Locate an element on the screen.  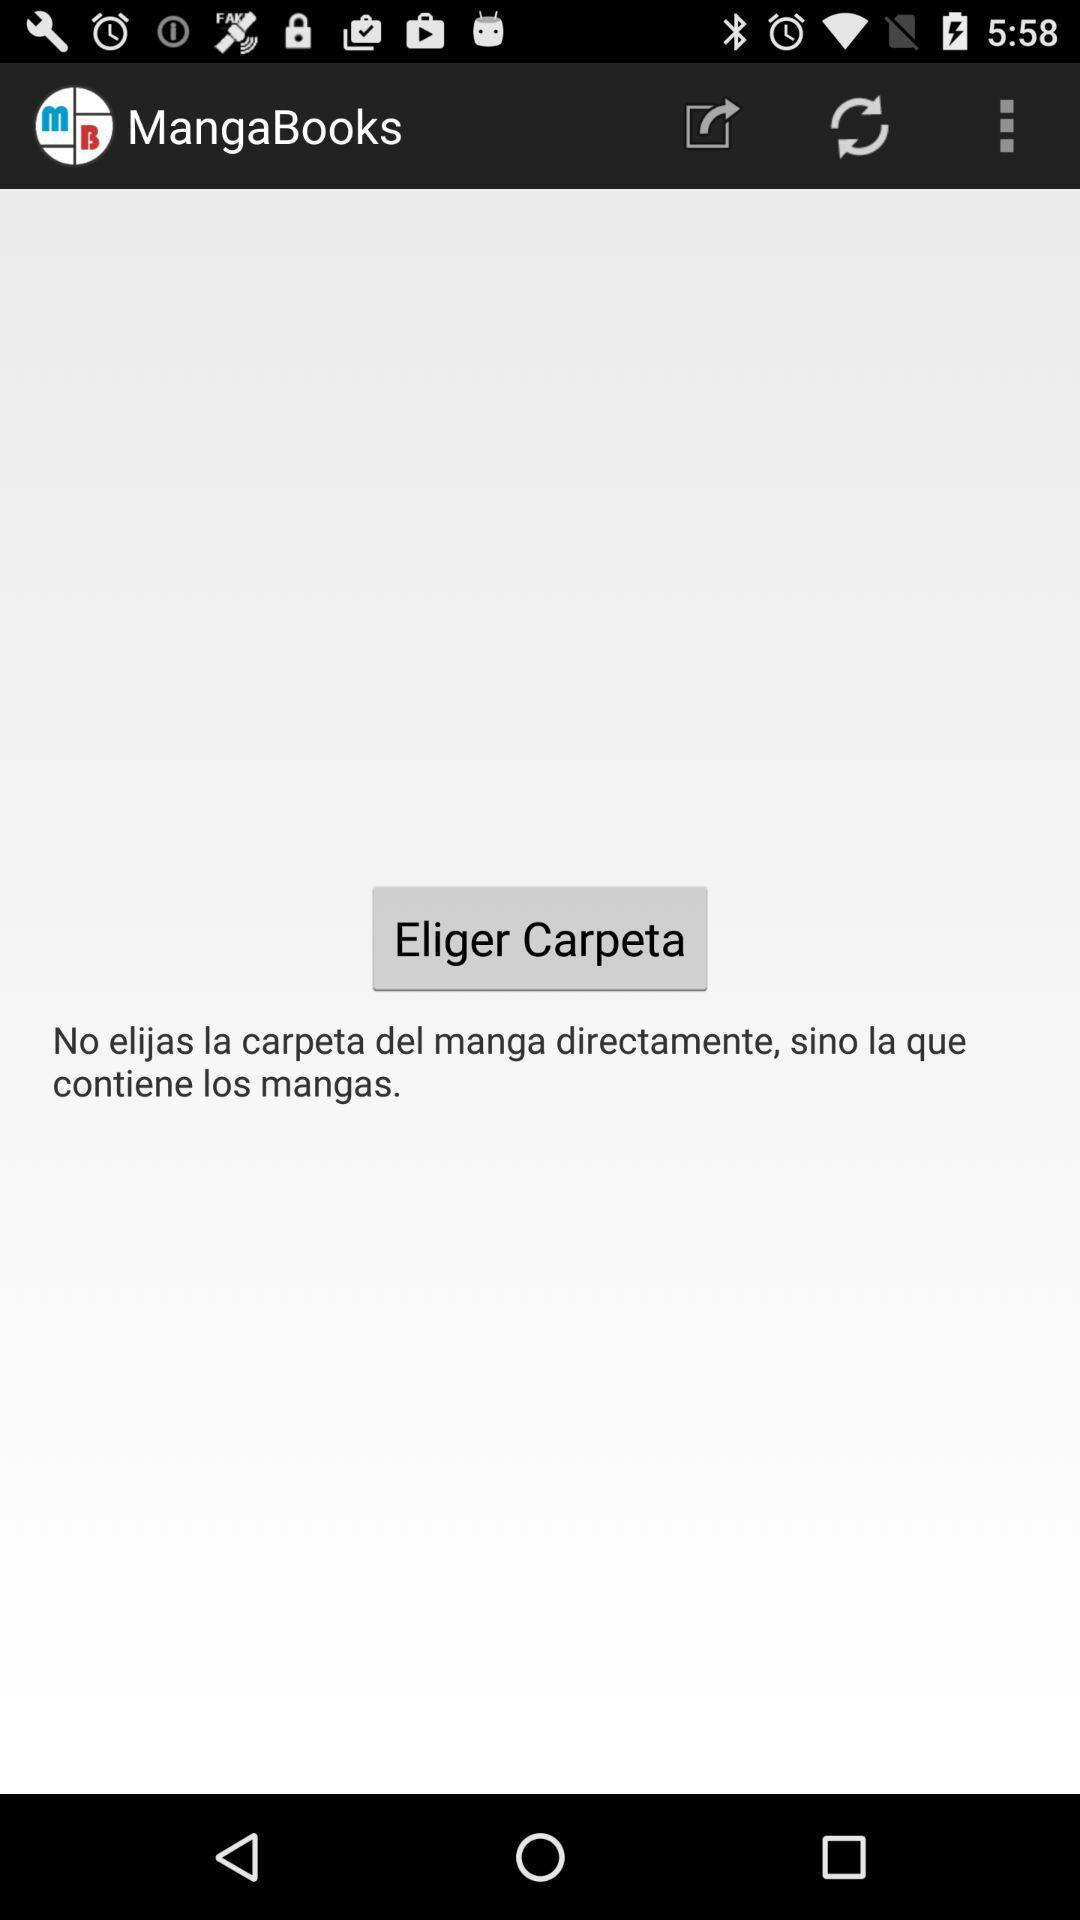
item above the no elijas la app is located at coordinates (1006, 124).